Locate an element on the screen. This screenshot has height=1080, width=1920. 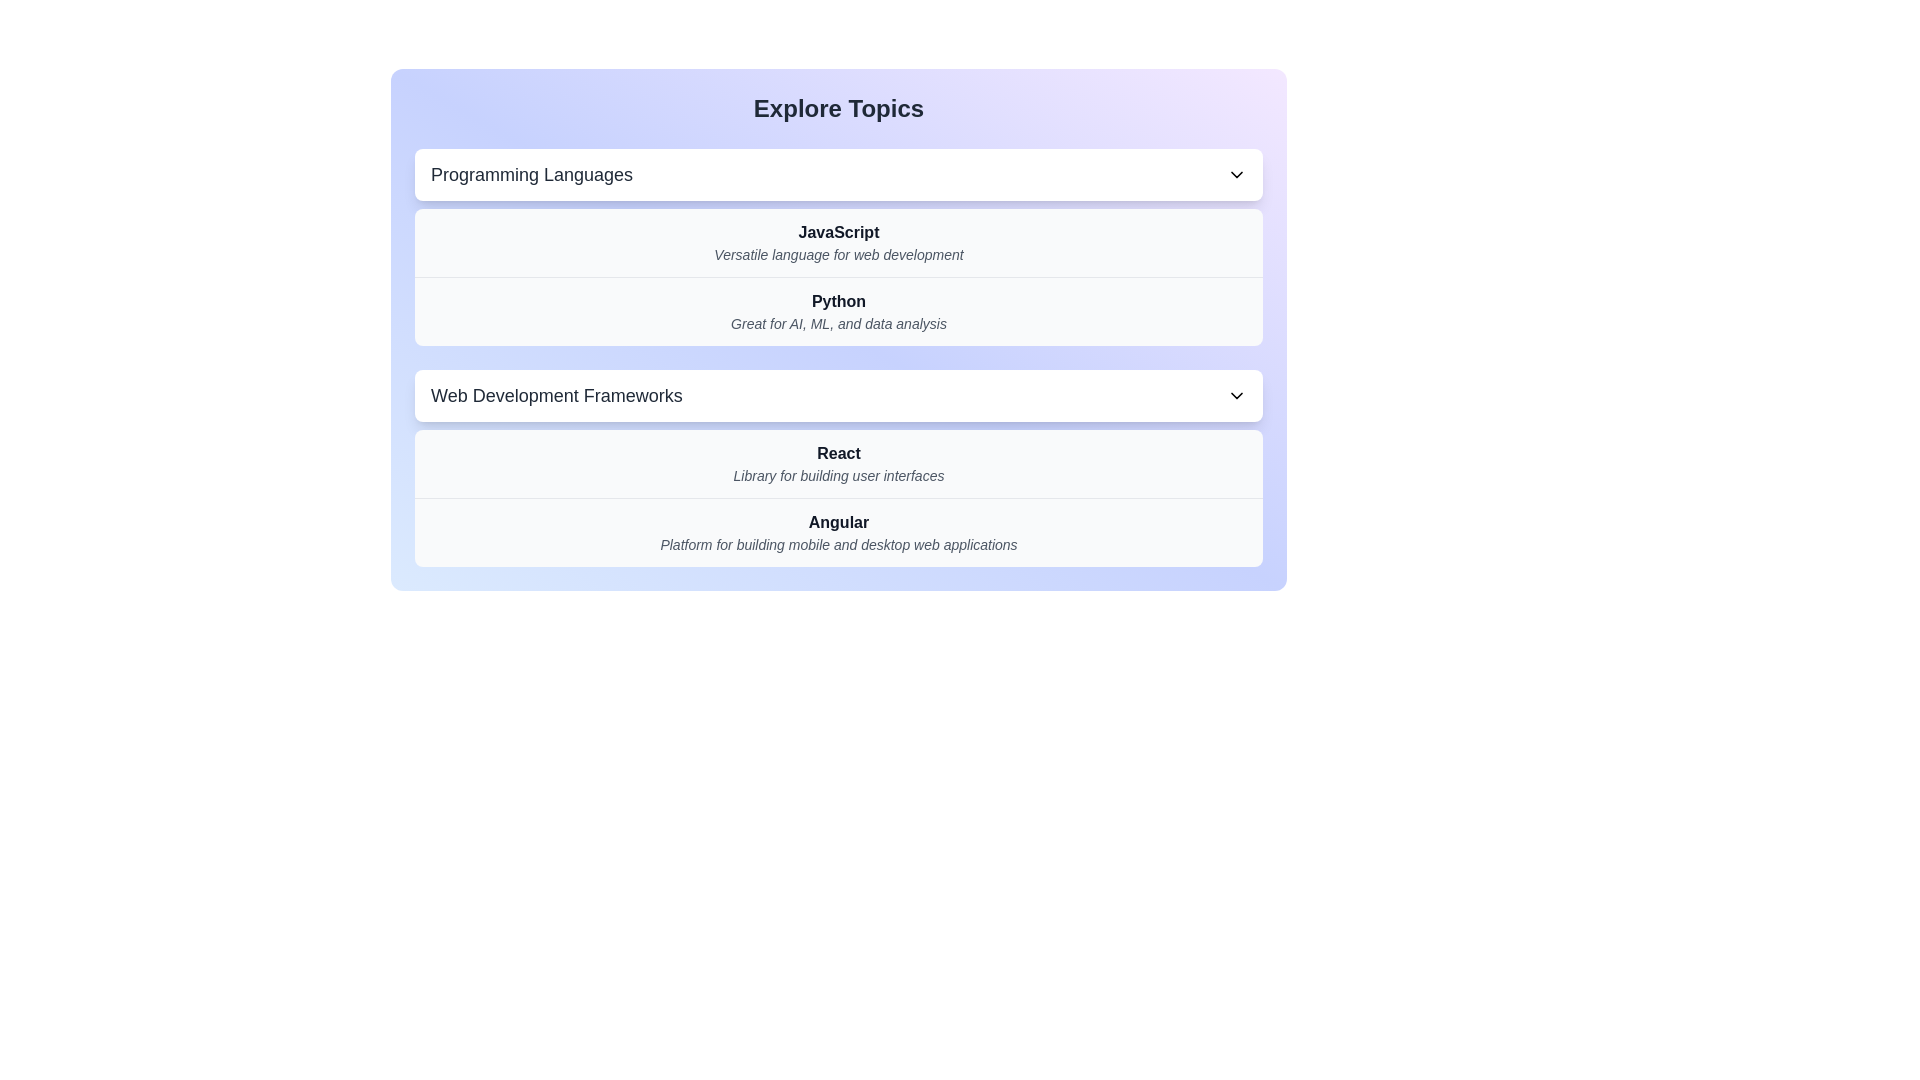
text label that reads 'Programming Languages', which is styled in a large, medium-weight dark gray font, located near the top-left corner of the interface is located at coordinates (532, 173).